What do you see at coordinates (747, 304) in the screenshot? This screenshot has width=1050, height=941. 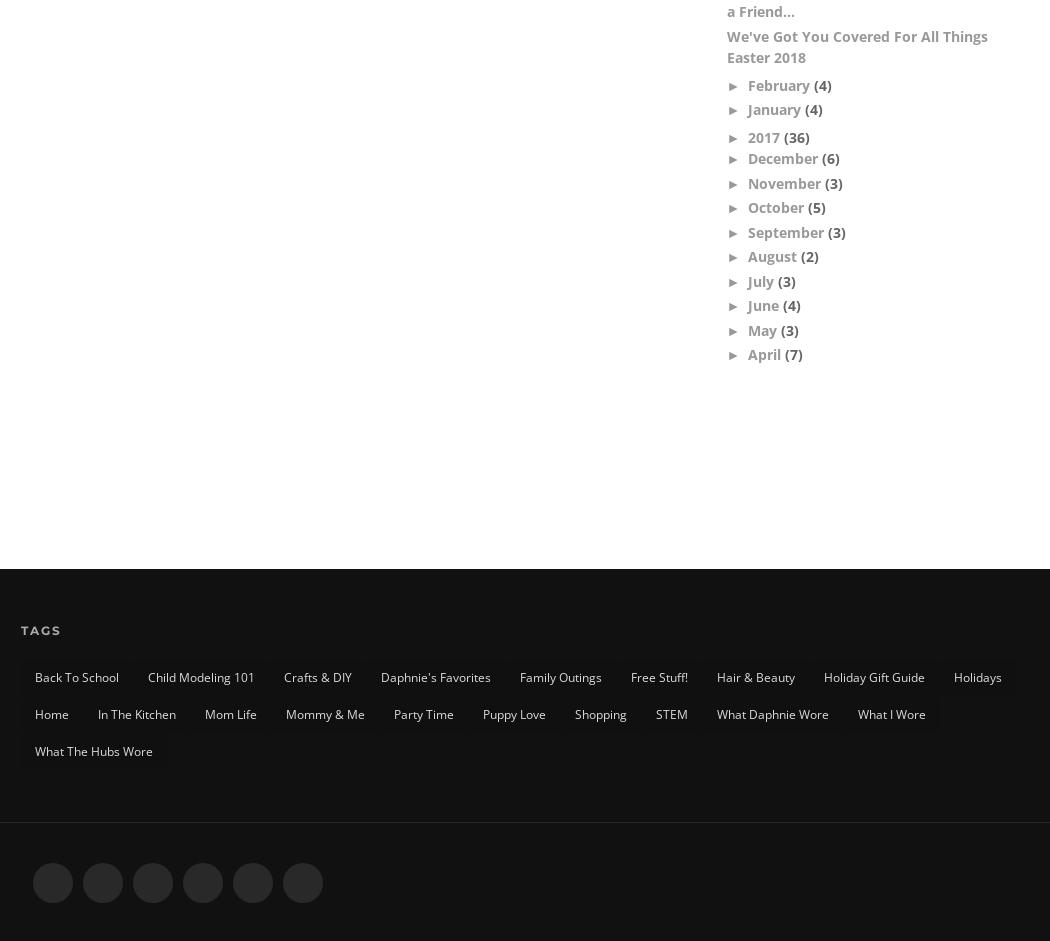 I see `'June'` at bounding box center [747, 304].